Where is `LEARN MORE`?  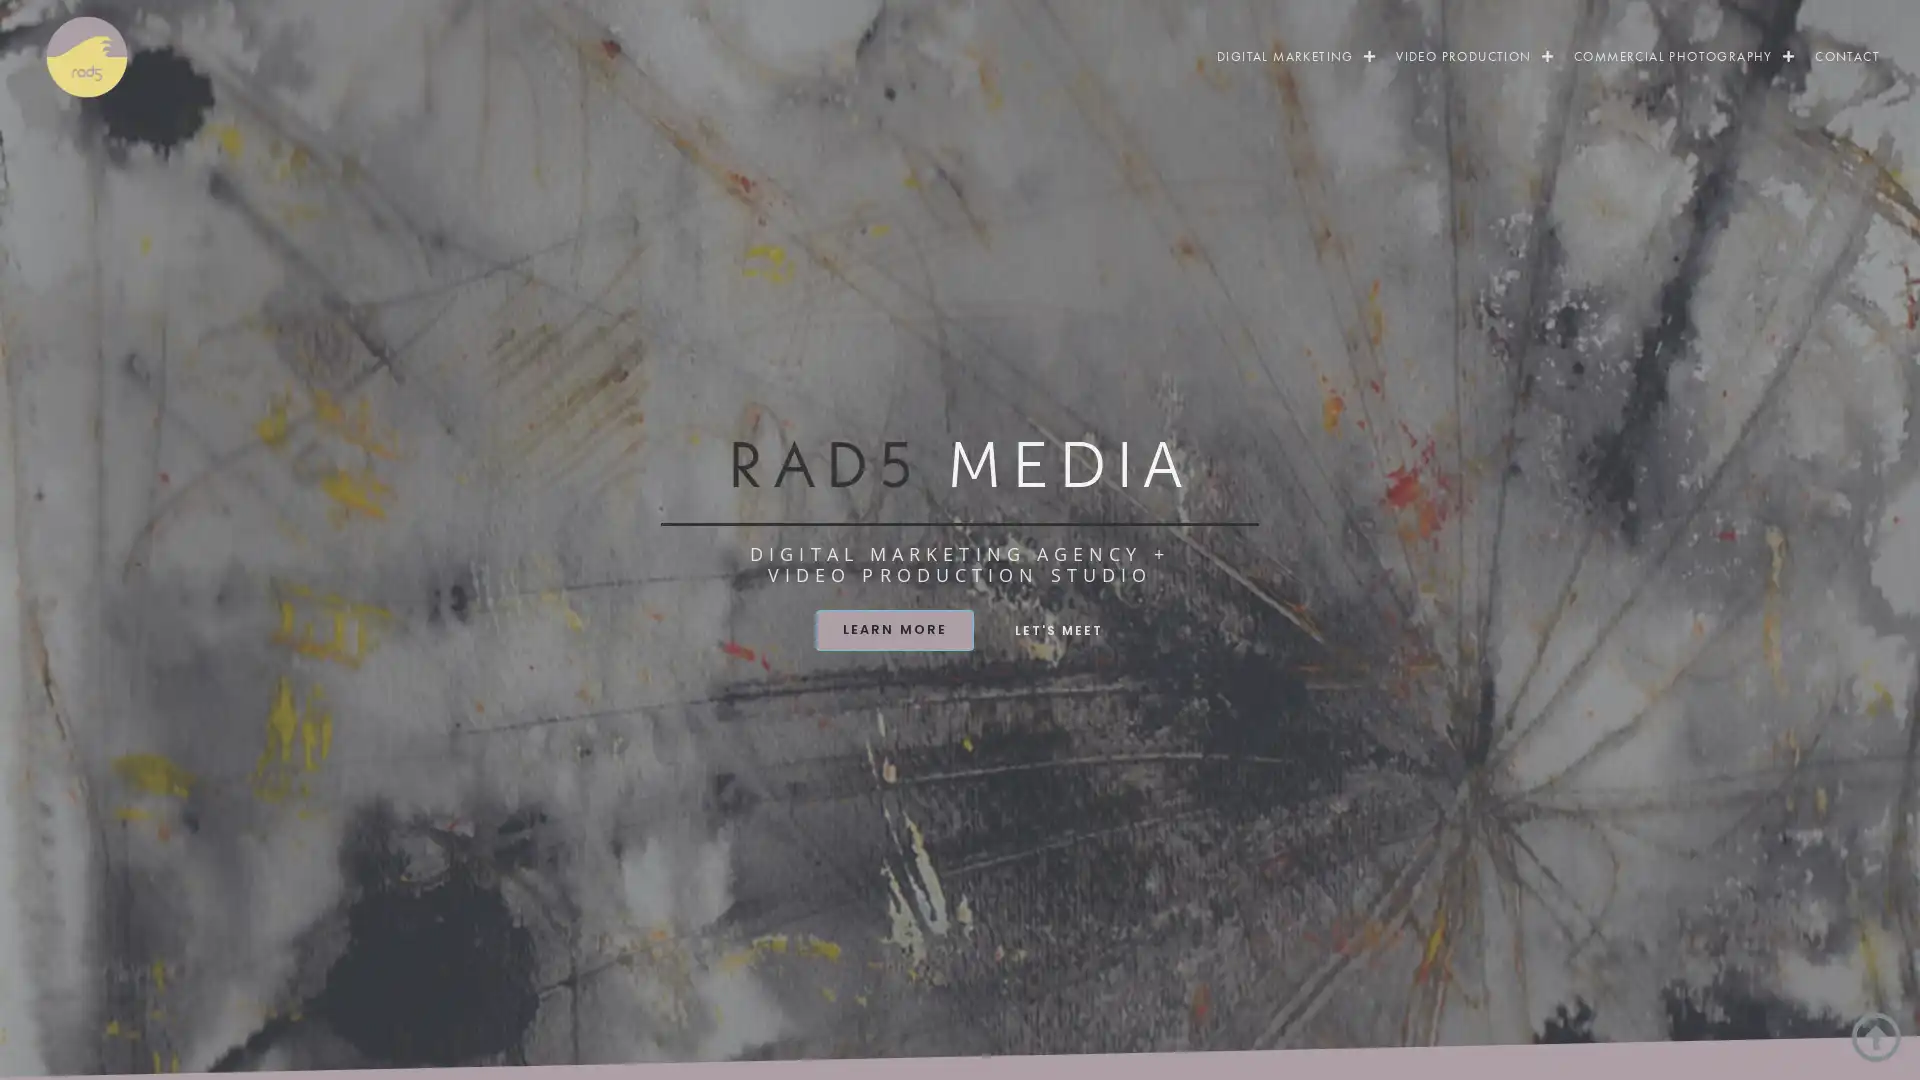
LEARN MORE is located at coordinates (893, 628).